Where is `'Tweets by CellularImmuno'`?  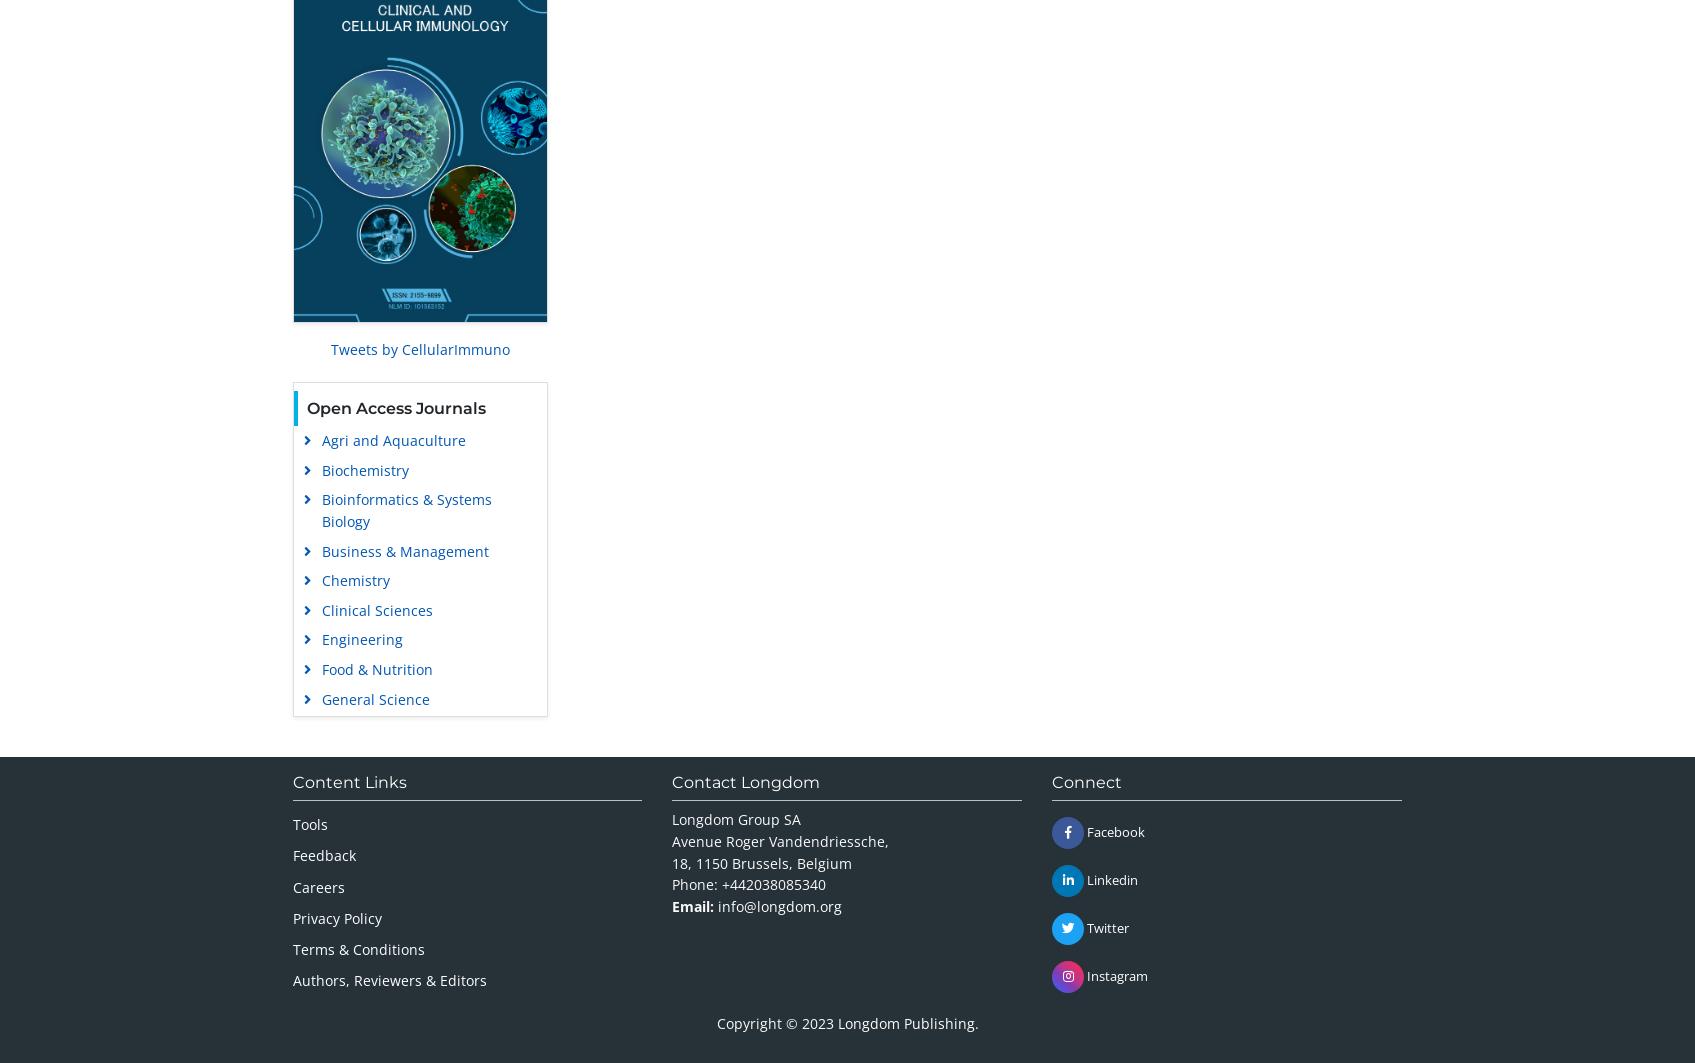 'Tweets by CellularImmuno' is located at coordinates (419, 348).